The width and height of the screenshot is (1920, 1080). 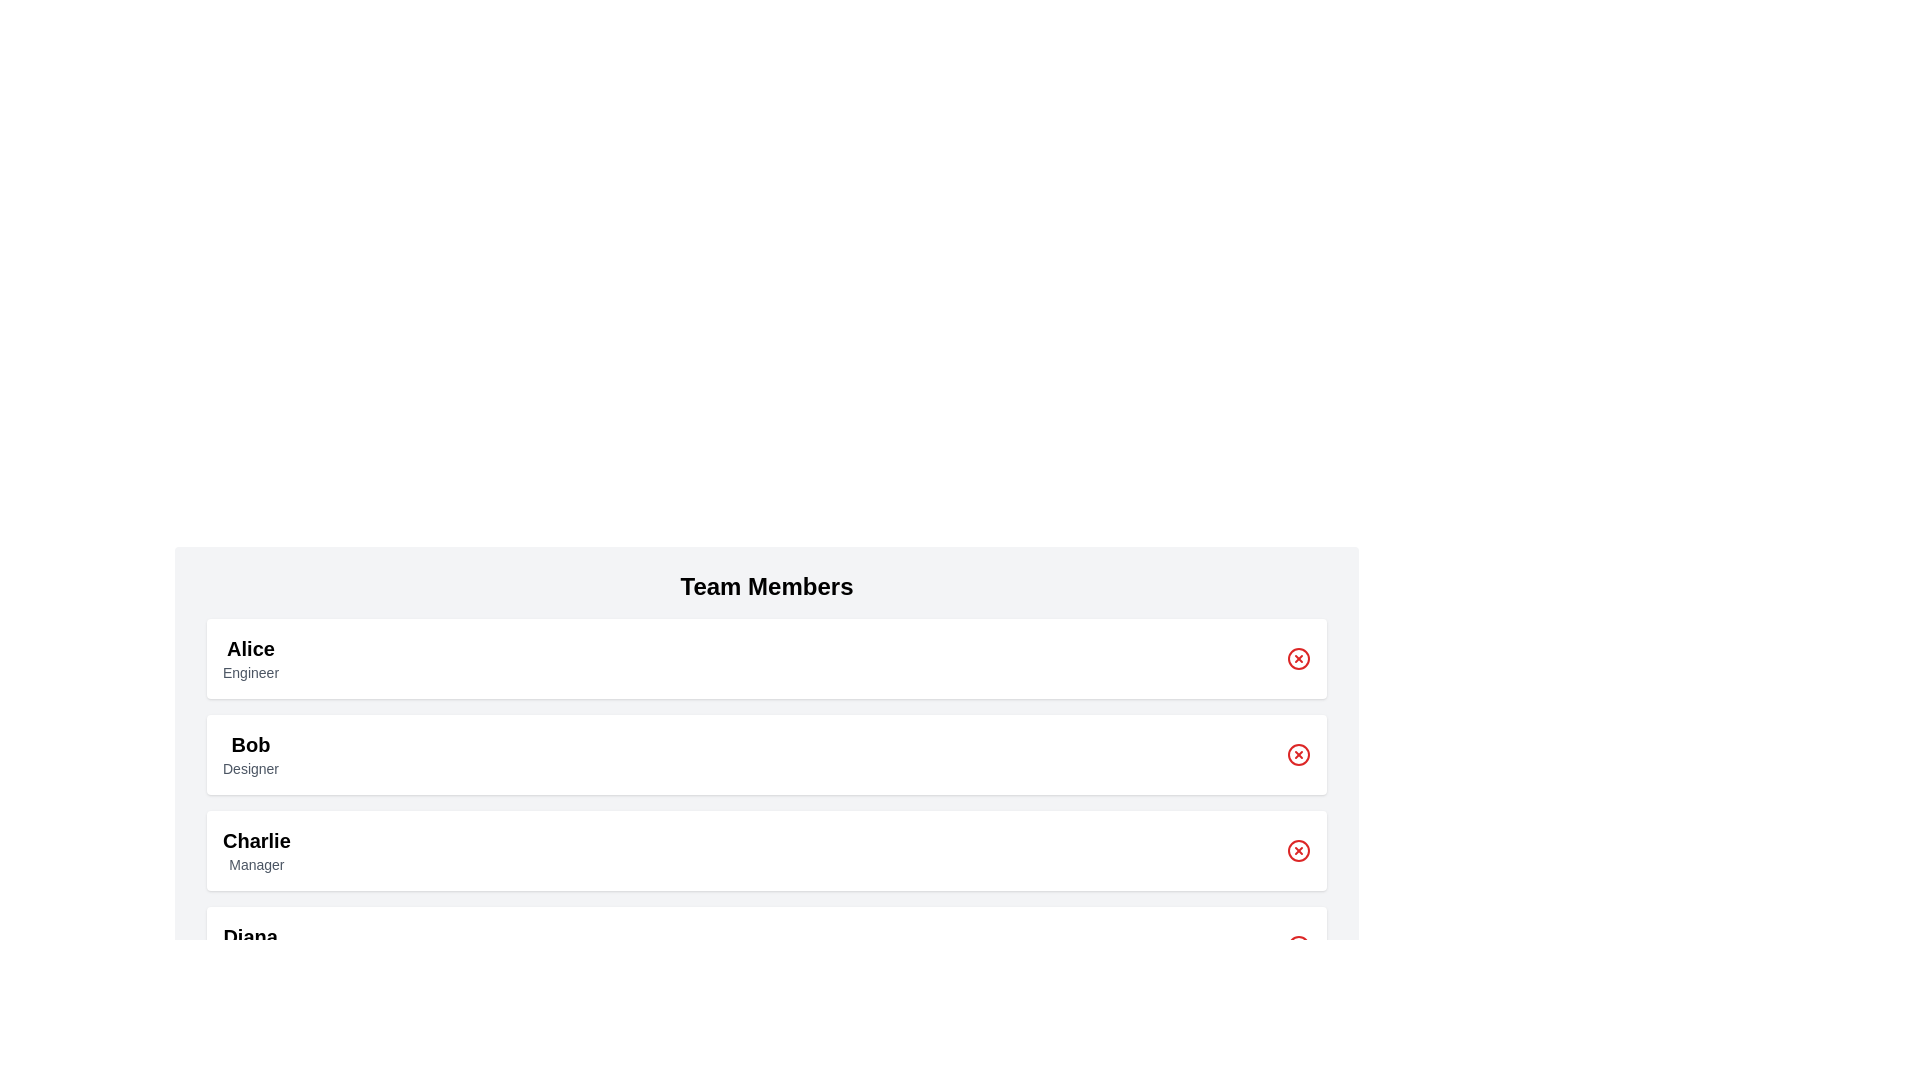 What do you see at coordinates (249, 946) in the screenshot?
I see `the text block displaying 'Diana'` at bounding box center [249, 946].